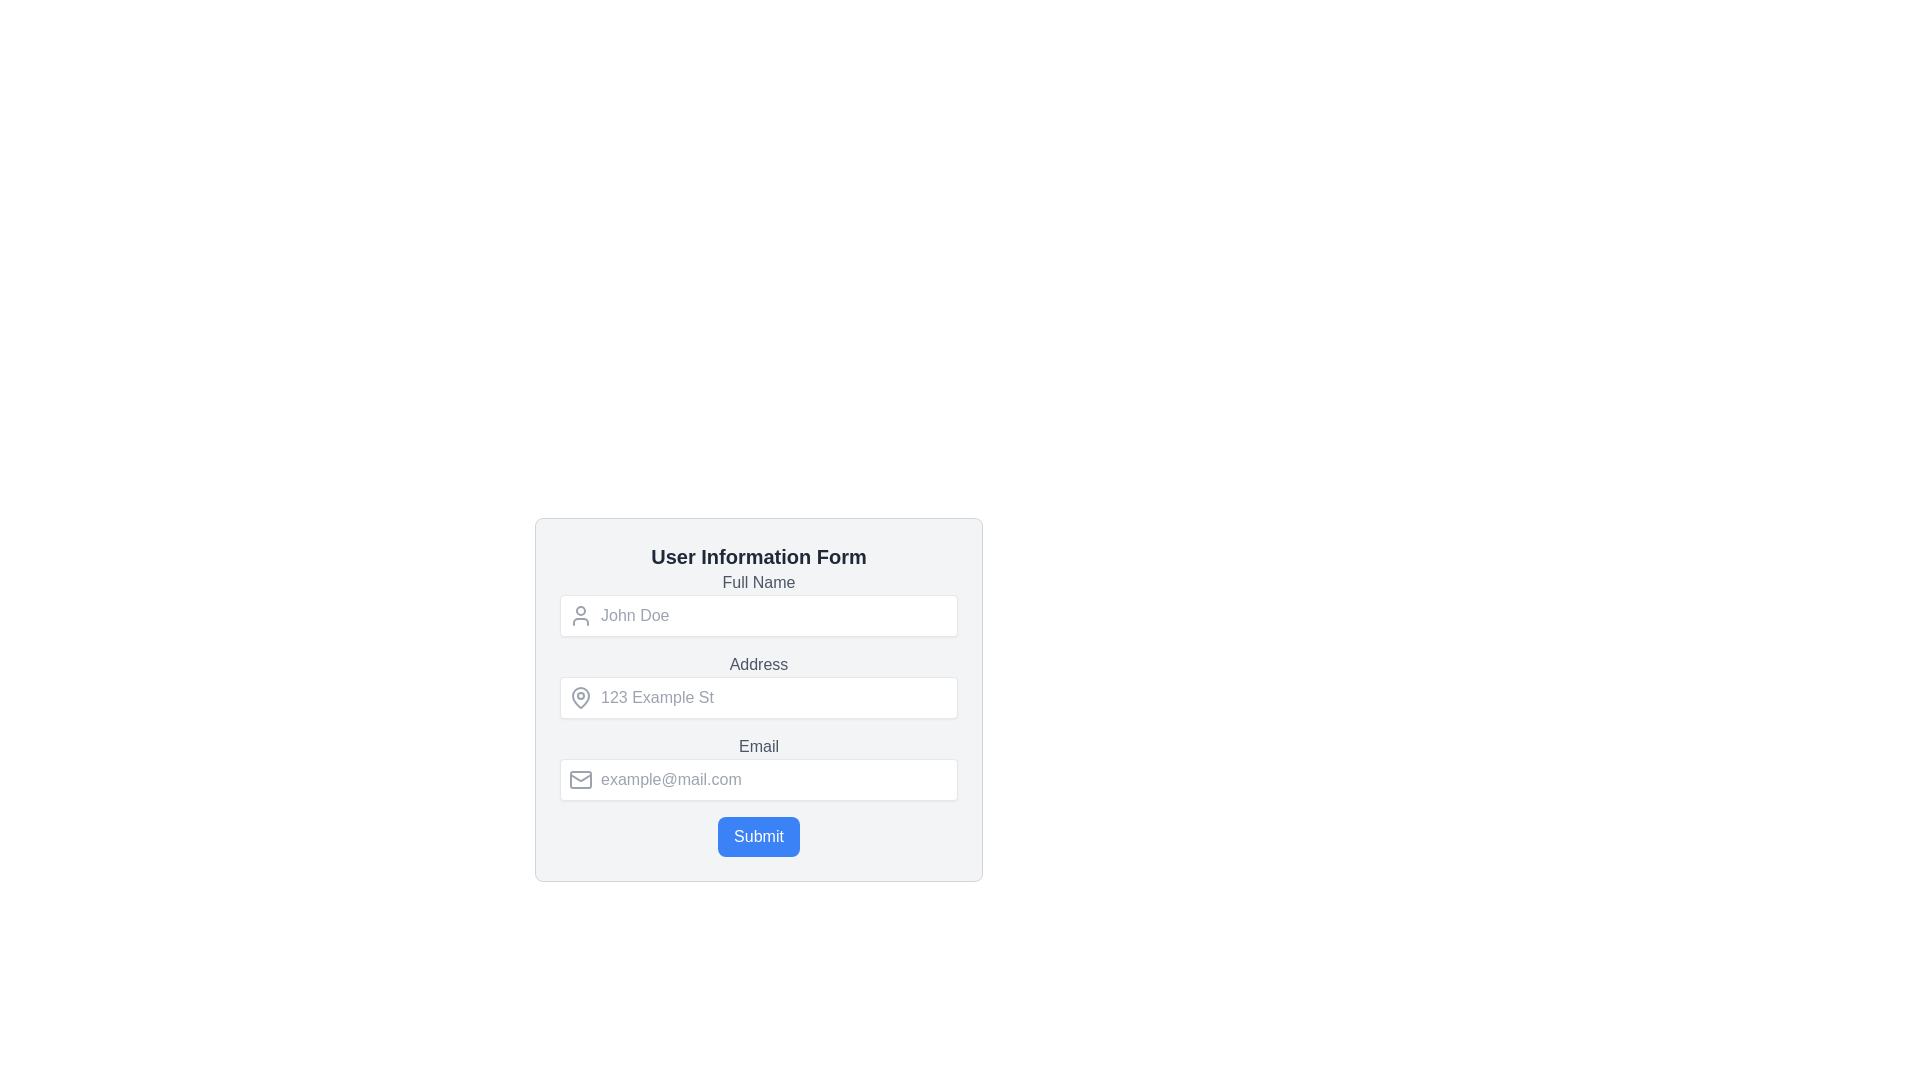  I want to click on the pin-shaped icon resembling a marker for a map, located adjacent to the 'Address' input field, so click(579, 696).